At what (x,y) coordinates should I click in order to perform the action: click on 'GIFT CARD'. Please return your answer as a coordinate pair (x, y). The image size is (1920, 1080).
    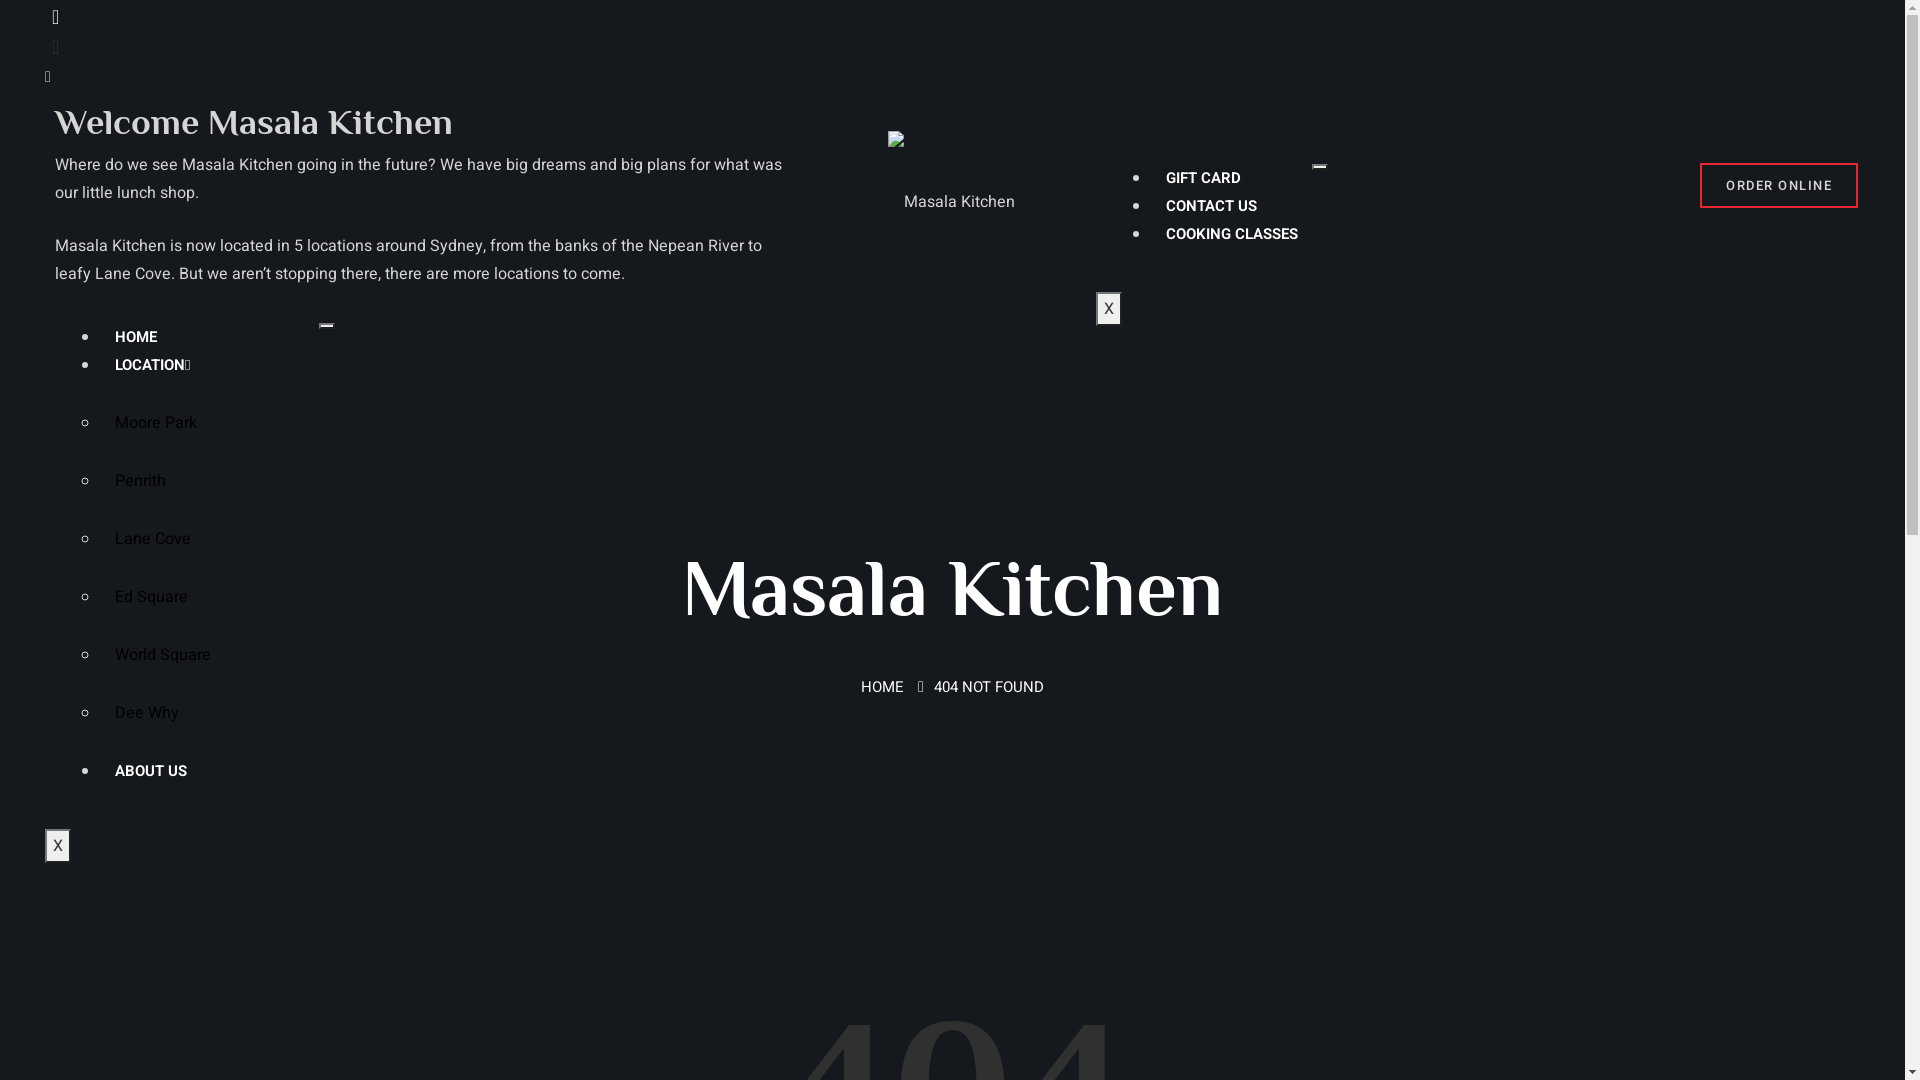
    Looking at the image, I should click on (1202, 176).